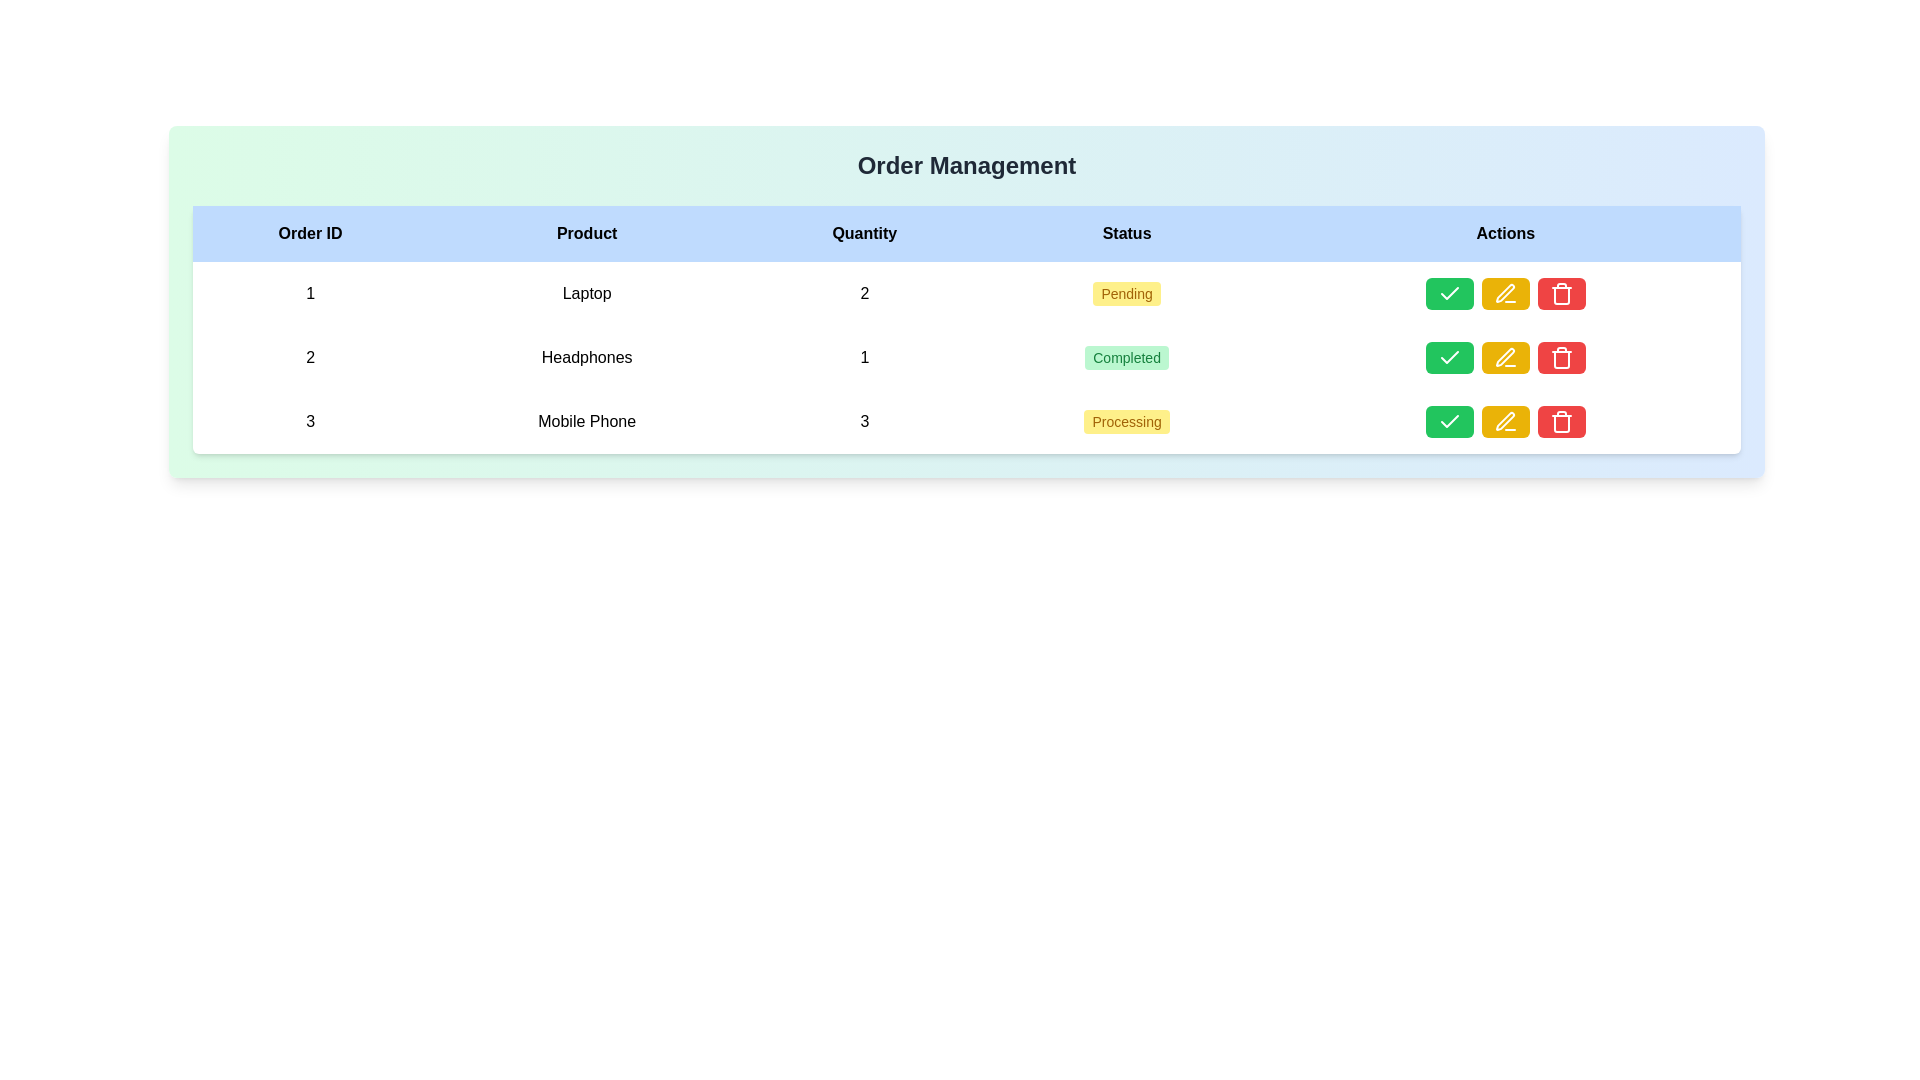  What do you see at coordinates (1560, 357) in the screenshot?
I see `the trash bin icon with a red background located in the 'Actions' column of the last row in the table` at bounding box center [1560, 357].